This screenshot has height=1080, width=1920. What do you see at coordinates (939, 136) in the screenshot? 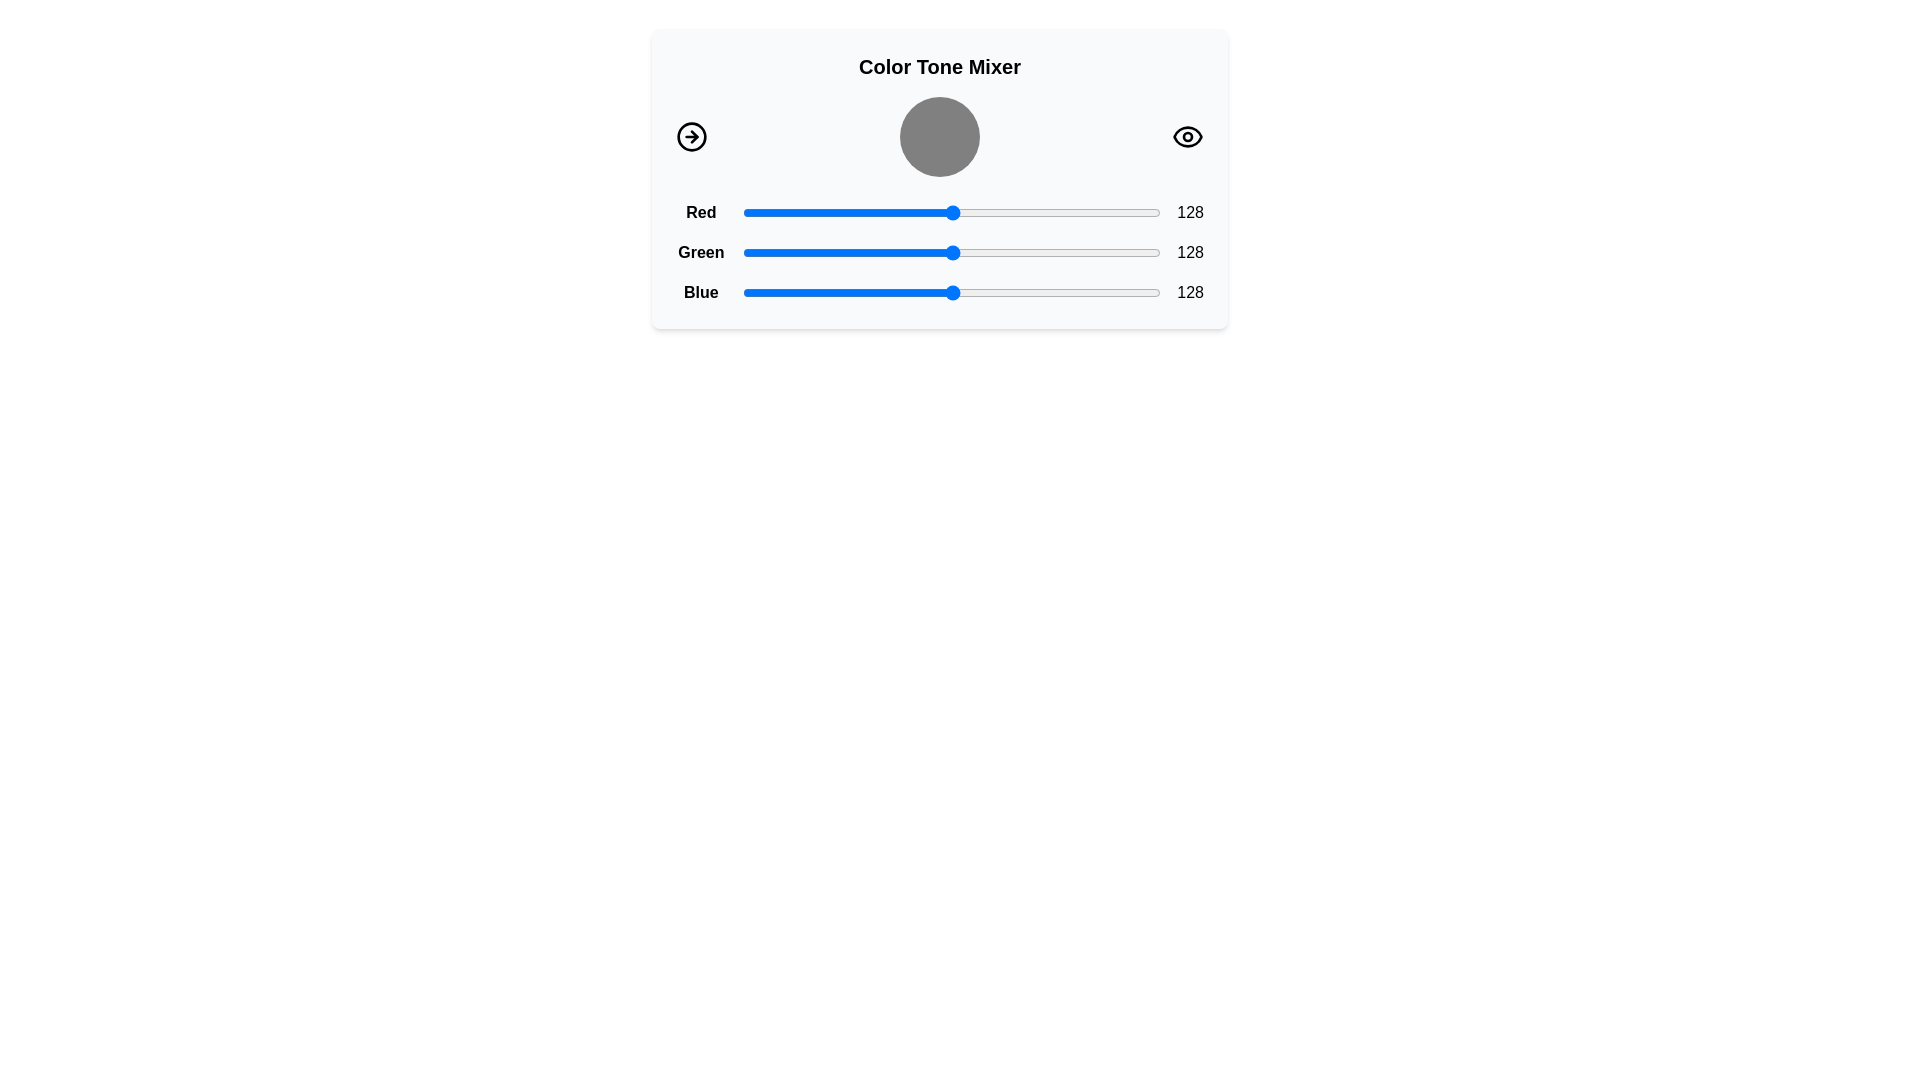
I see `the circular static visual indicator element with a gray background, which is centrally located beneath the 'Color Tone Mixer' title` at bounding box center [939, 136].